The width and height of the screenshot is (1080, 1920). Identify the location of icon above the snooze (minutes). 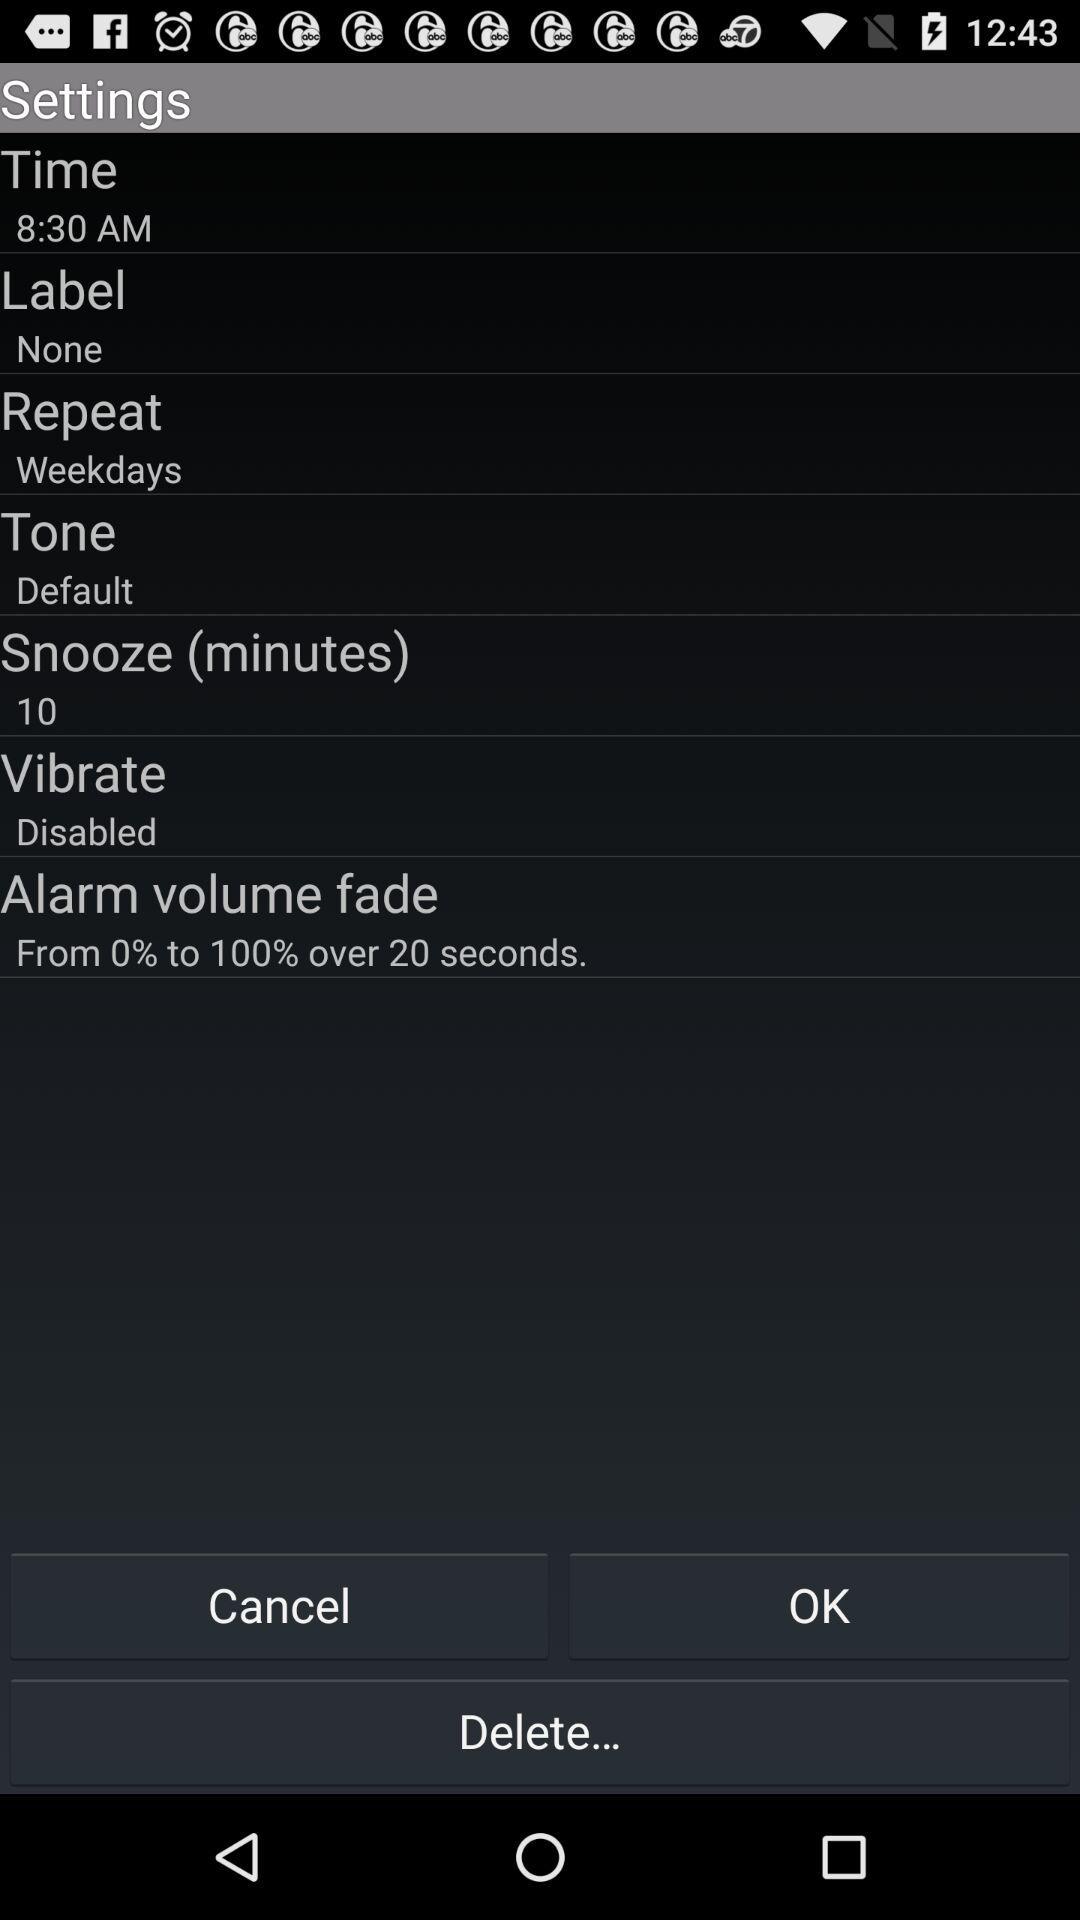
(540, 588).